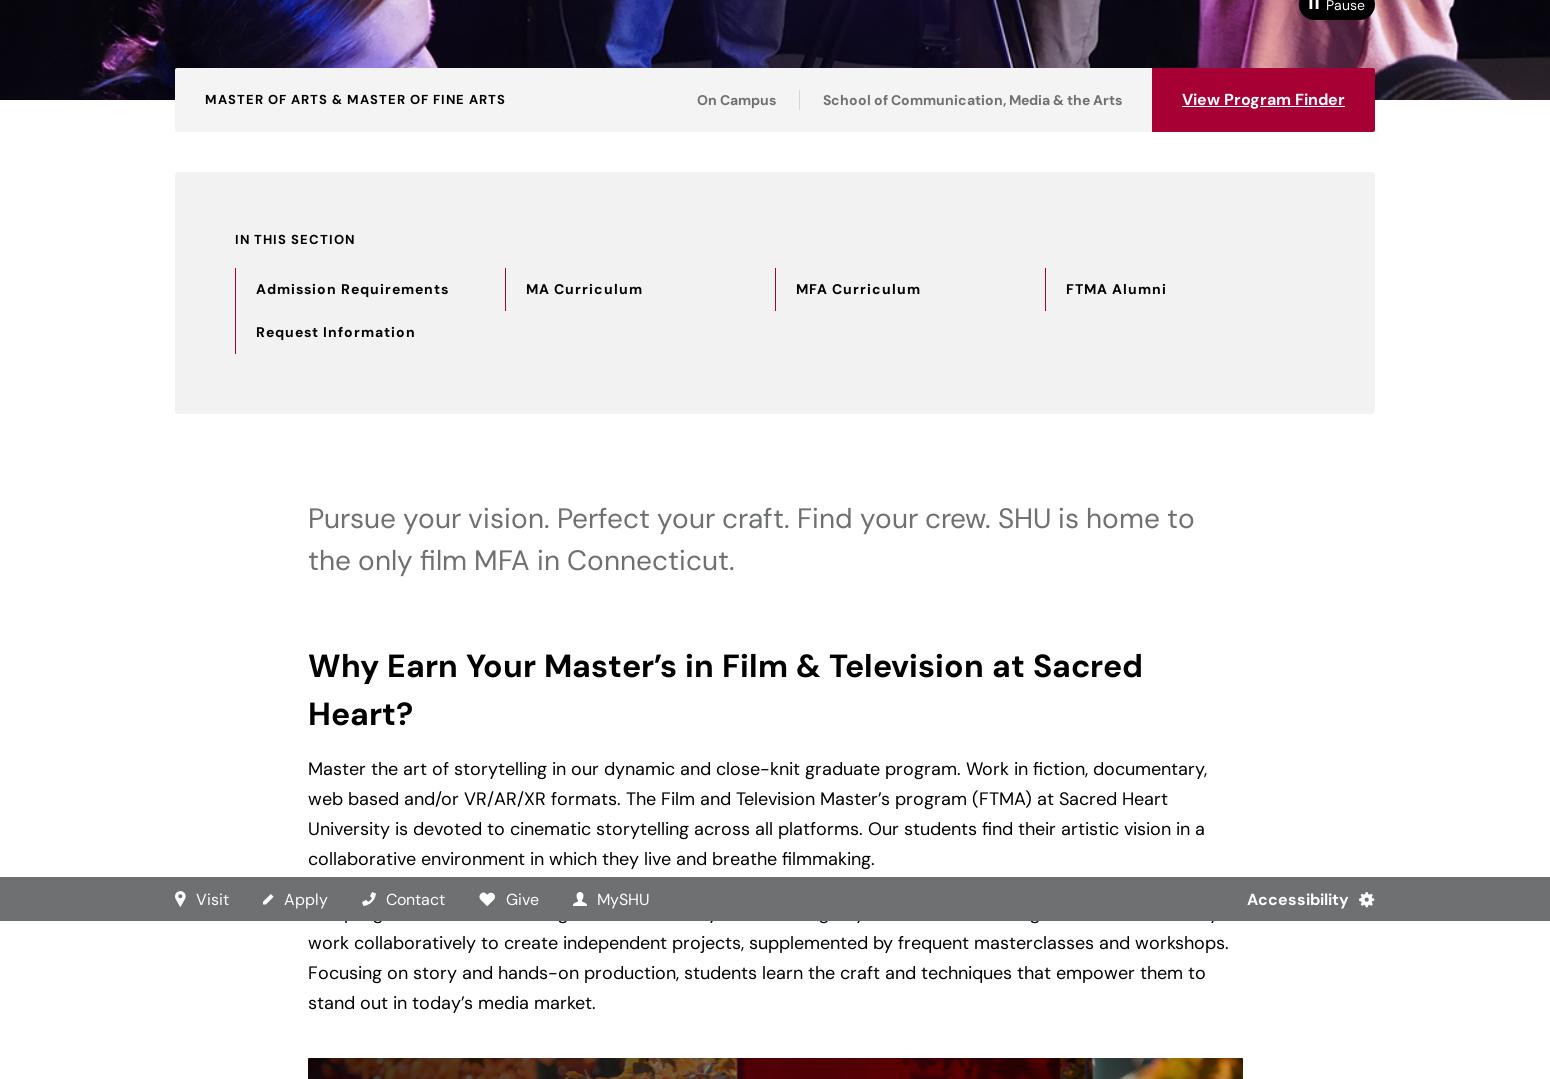  What do you see at coordinates (351, 288) in the screenshot?
I see `'Admission Requirements'` at bounding box center [351, 288].